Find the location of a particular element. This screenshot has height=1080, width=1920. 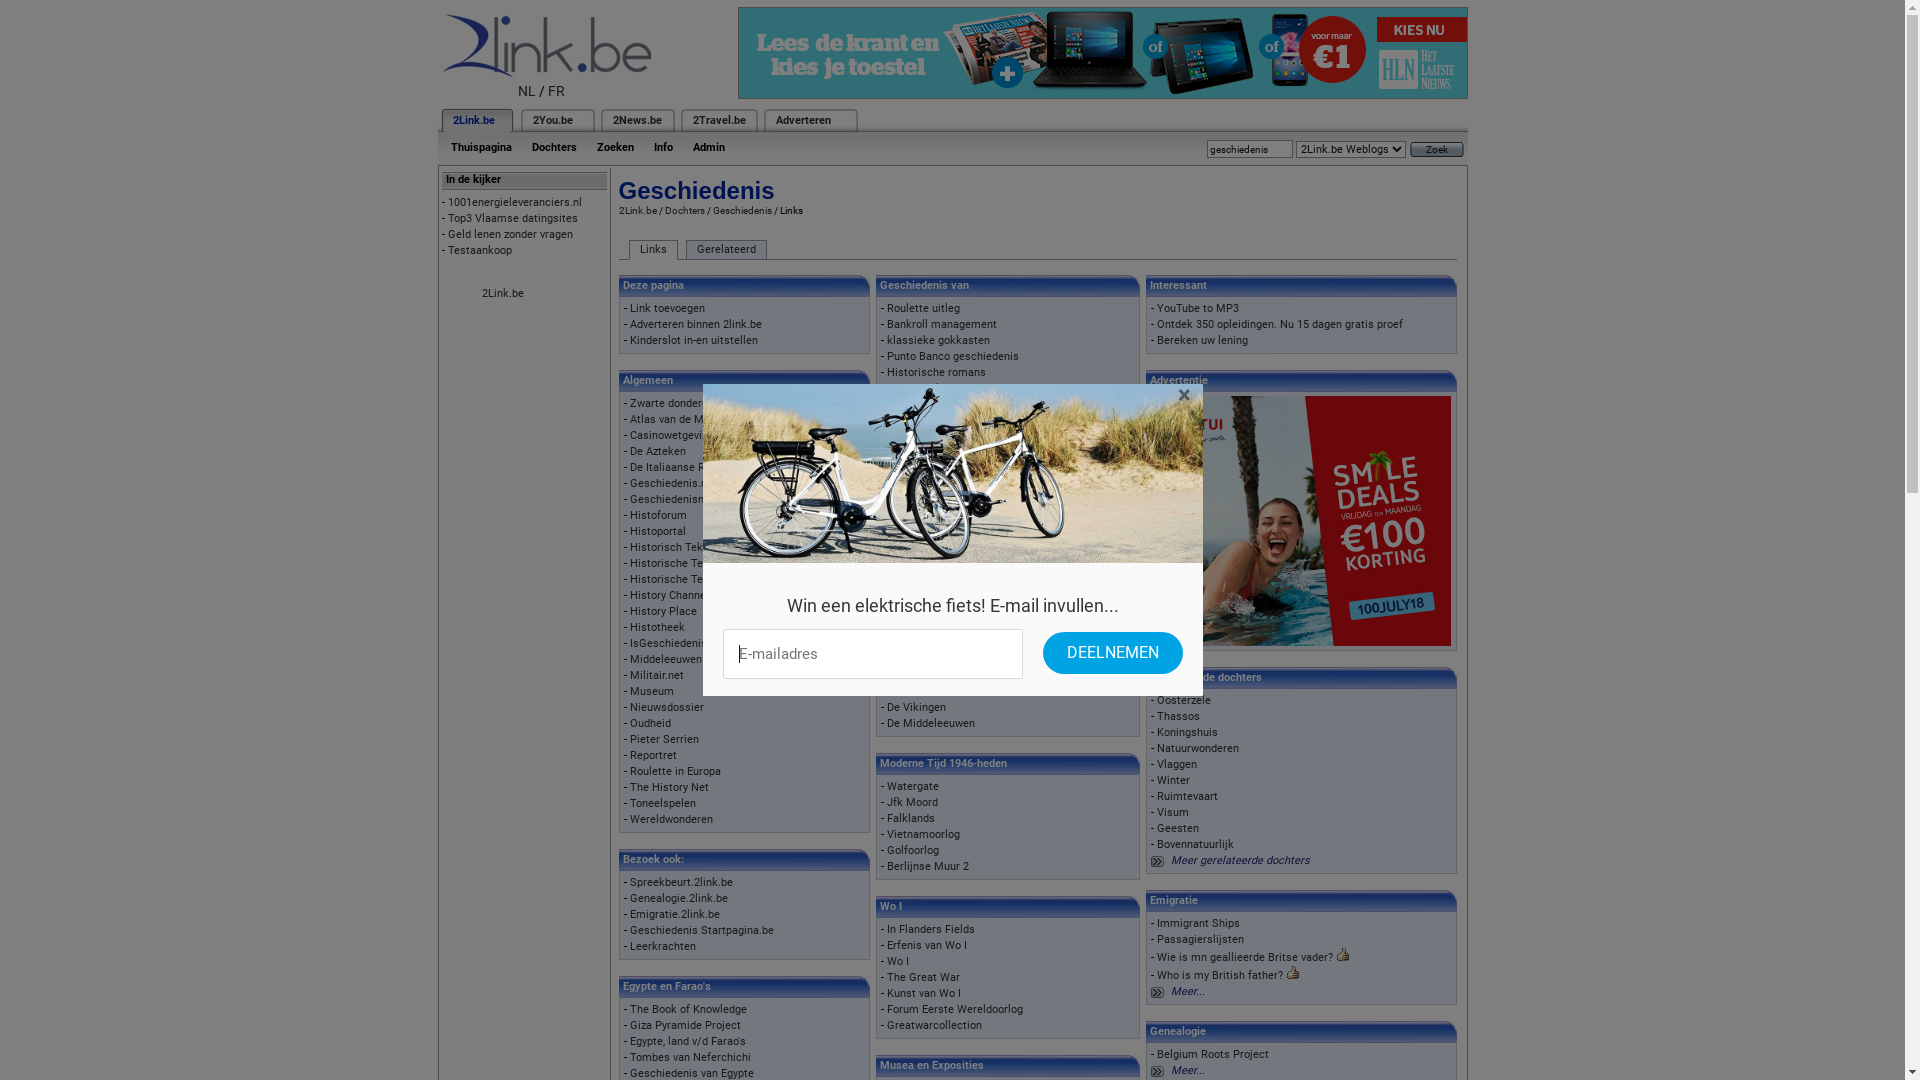

'Link toevoegen' is located at coordinates (628, 308).